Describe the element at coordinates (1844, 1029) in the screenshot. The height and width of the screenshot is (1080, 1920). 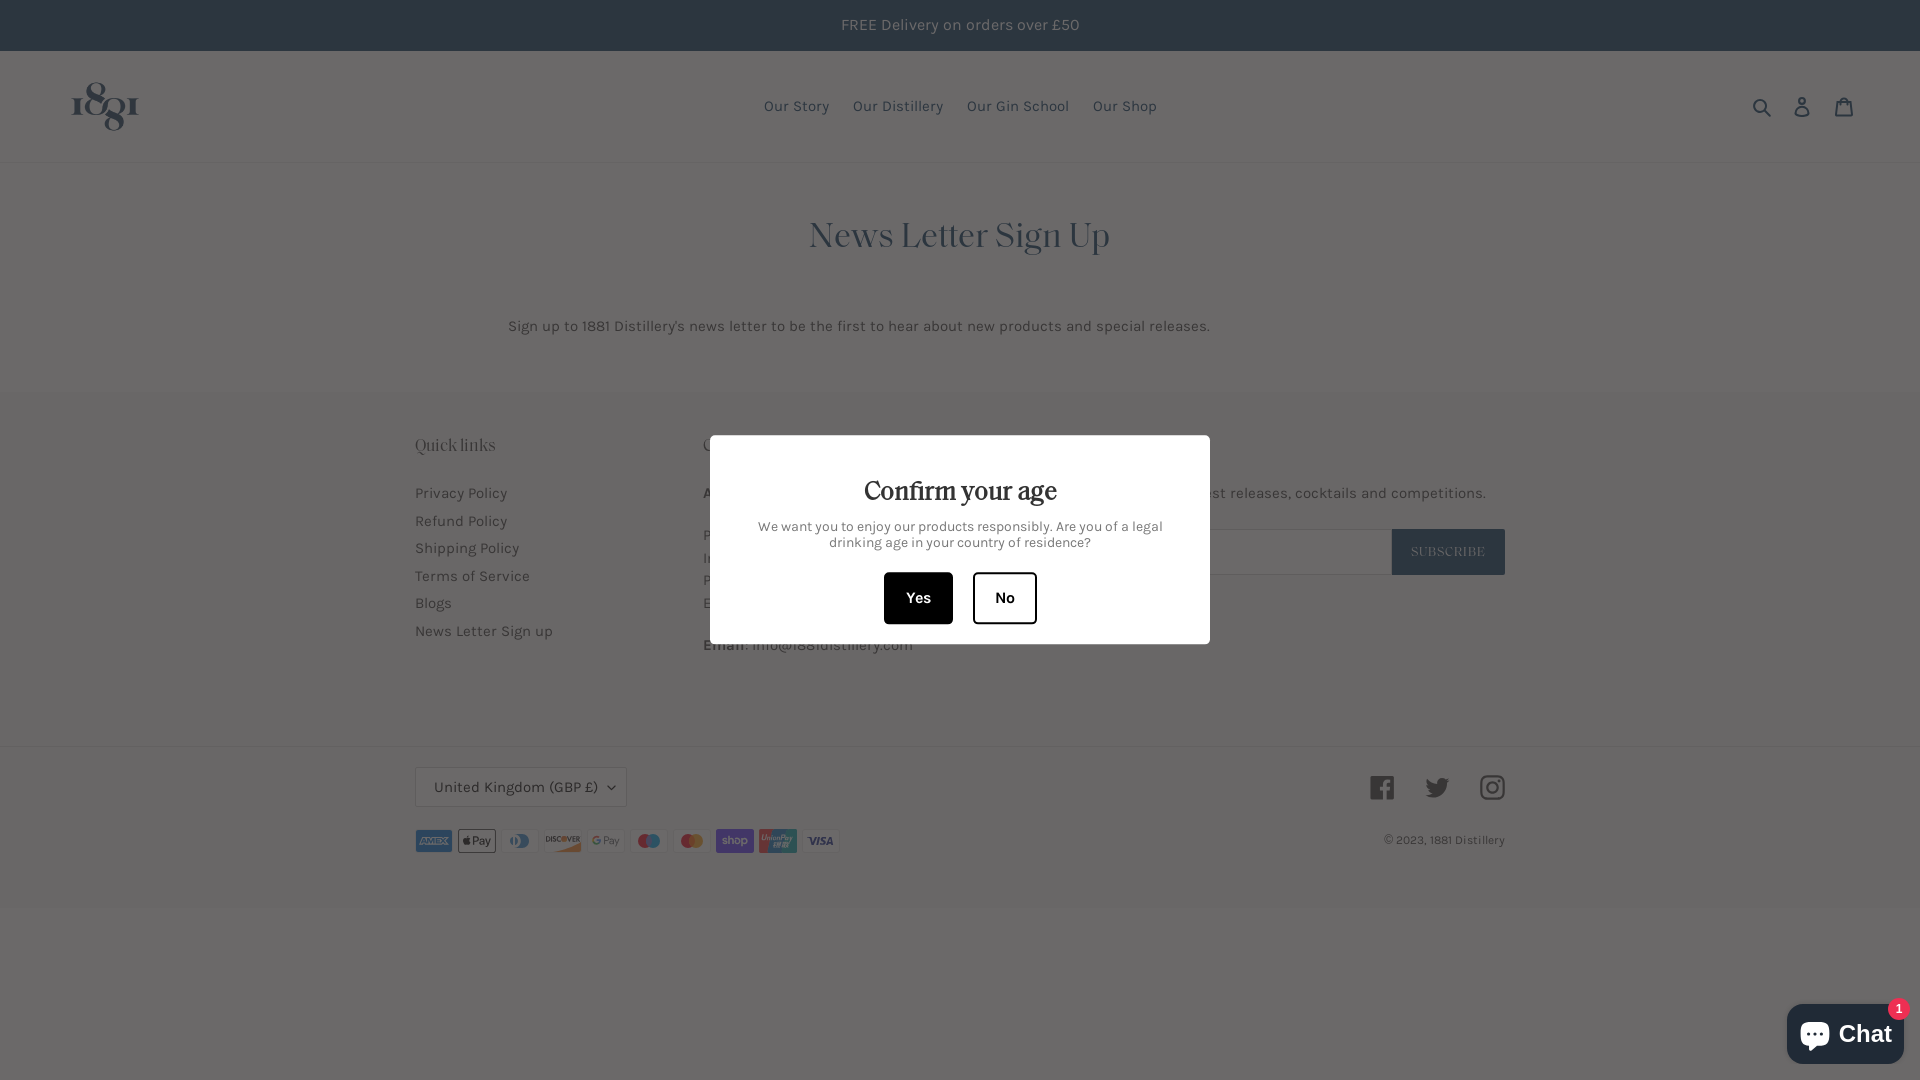
I see `'Shopify online store chat'` at that location.